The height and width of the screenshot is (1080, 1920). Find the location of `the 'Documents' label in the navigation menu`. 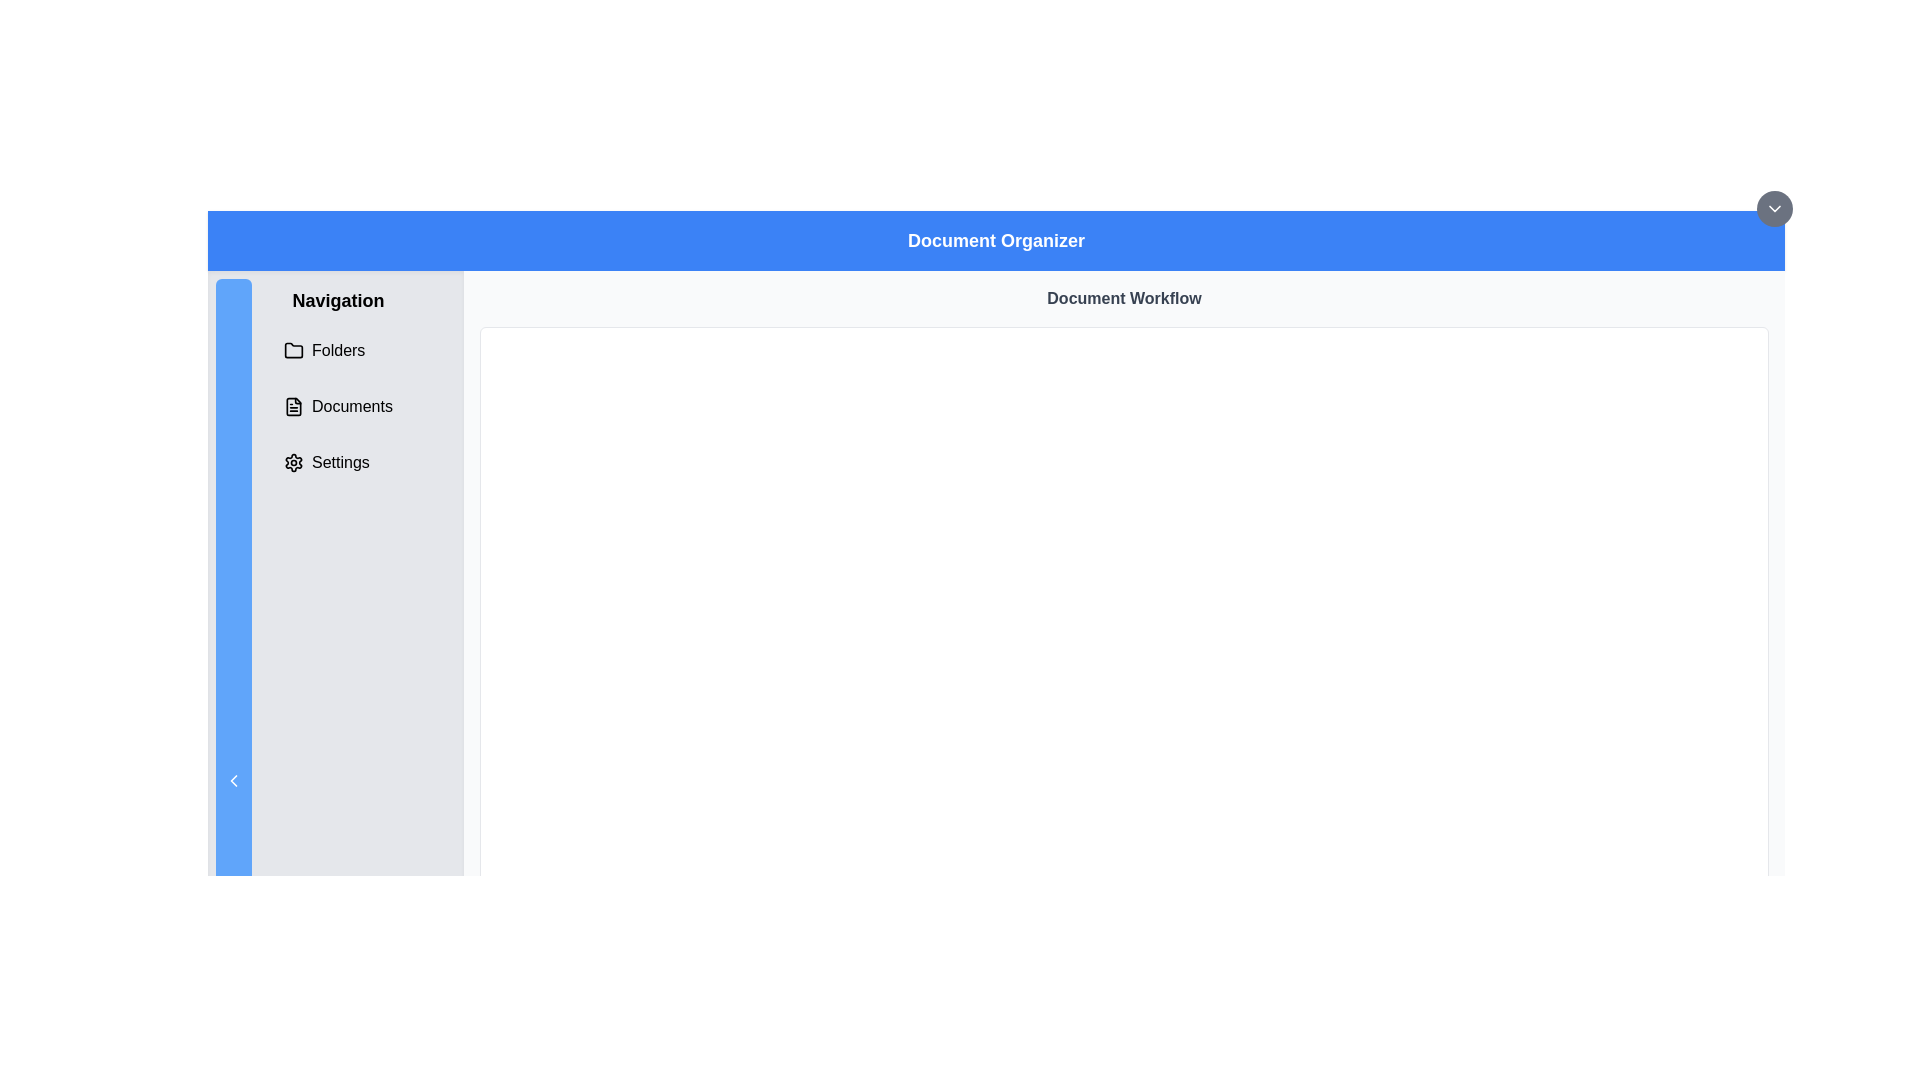

the 'Documents' label in the navigation menu is located at coordinates (352, 406).